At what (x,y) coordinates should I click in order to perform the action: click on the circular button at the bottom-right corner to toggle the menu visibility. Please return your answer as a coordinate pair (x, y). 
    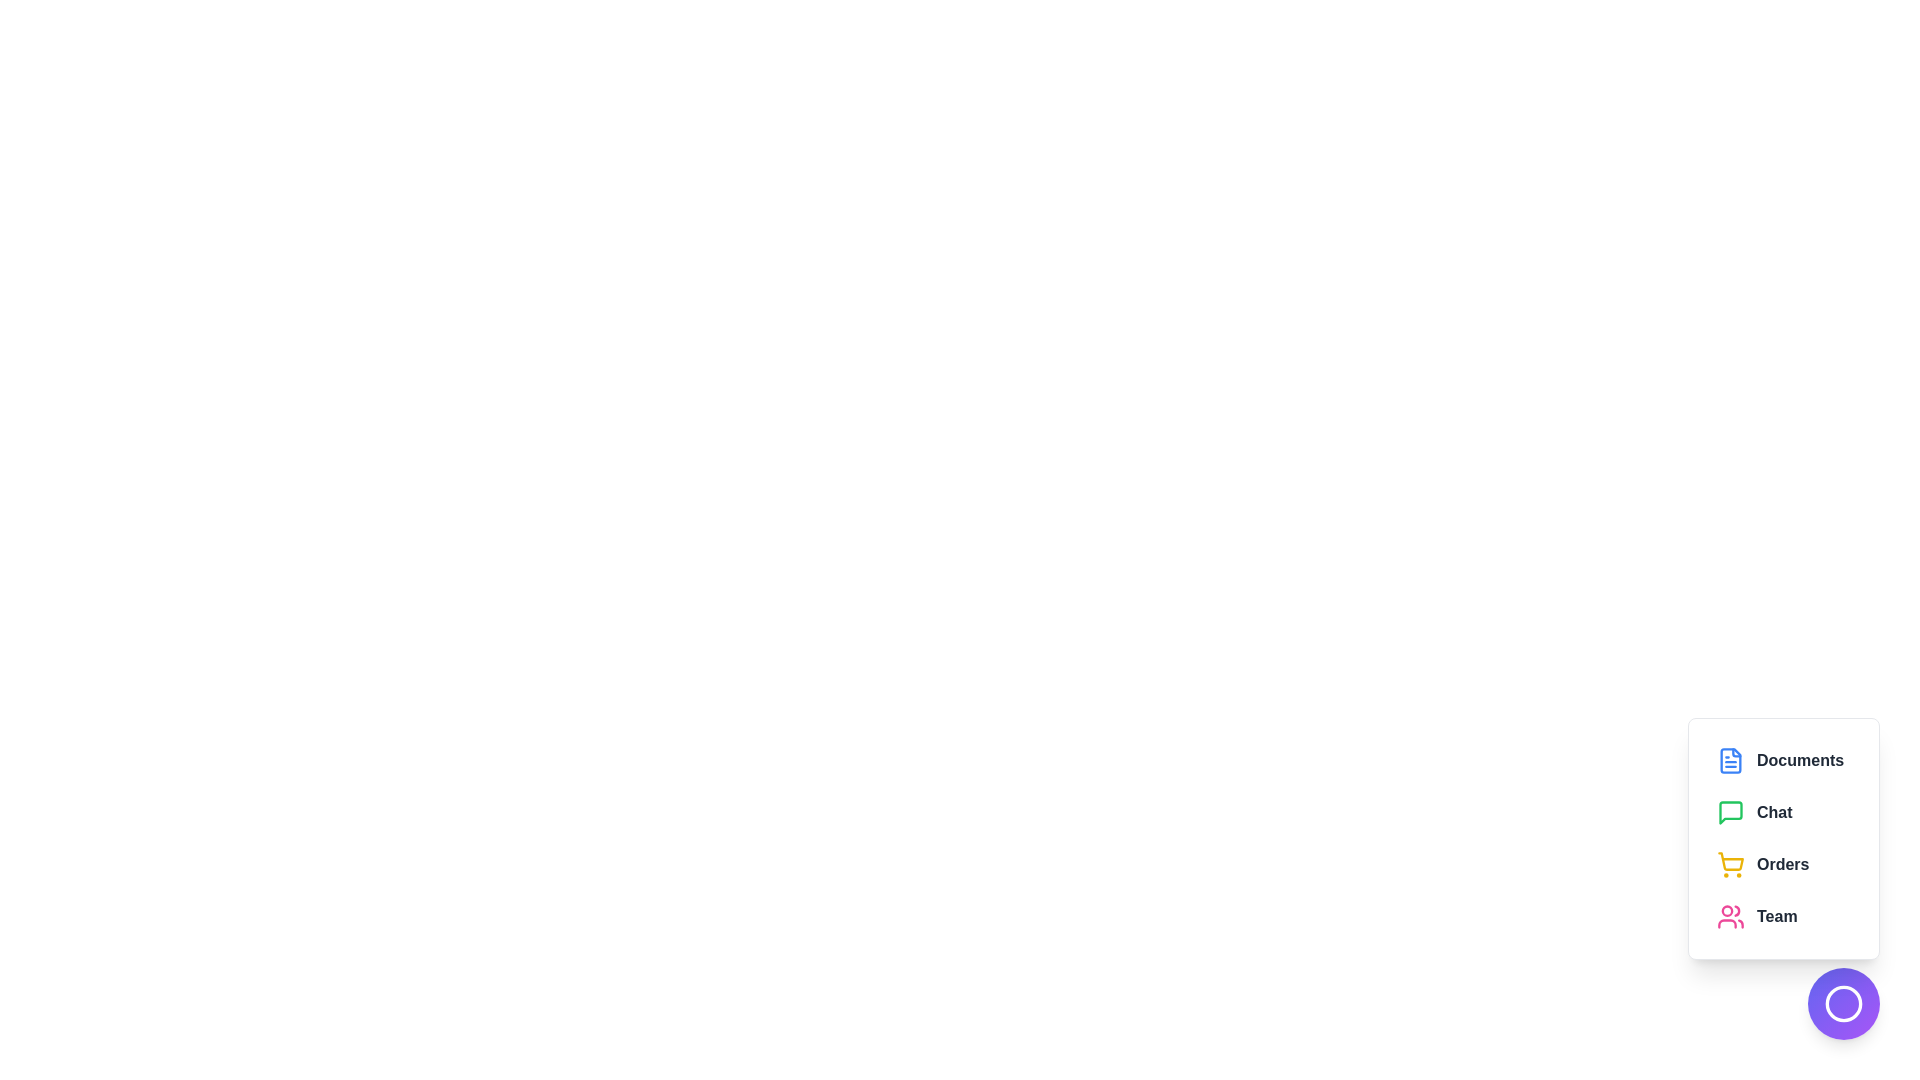
    Looking at the image, I should click on (1842, 1003).